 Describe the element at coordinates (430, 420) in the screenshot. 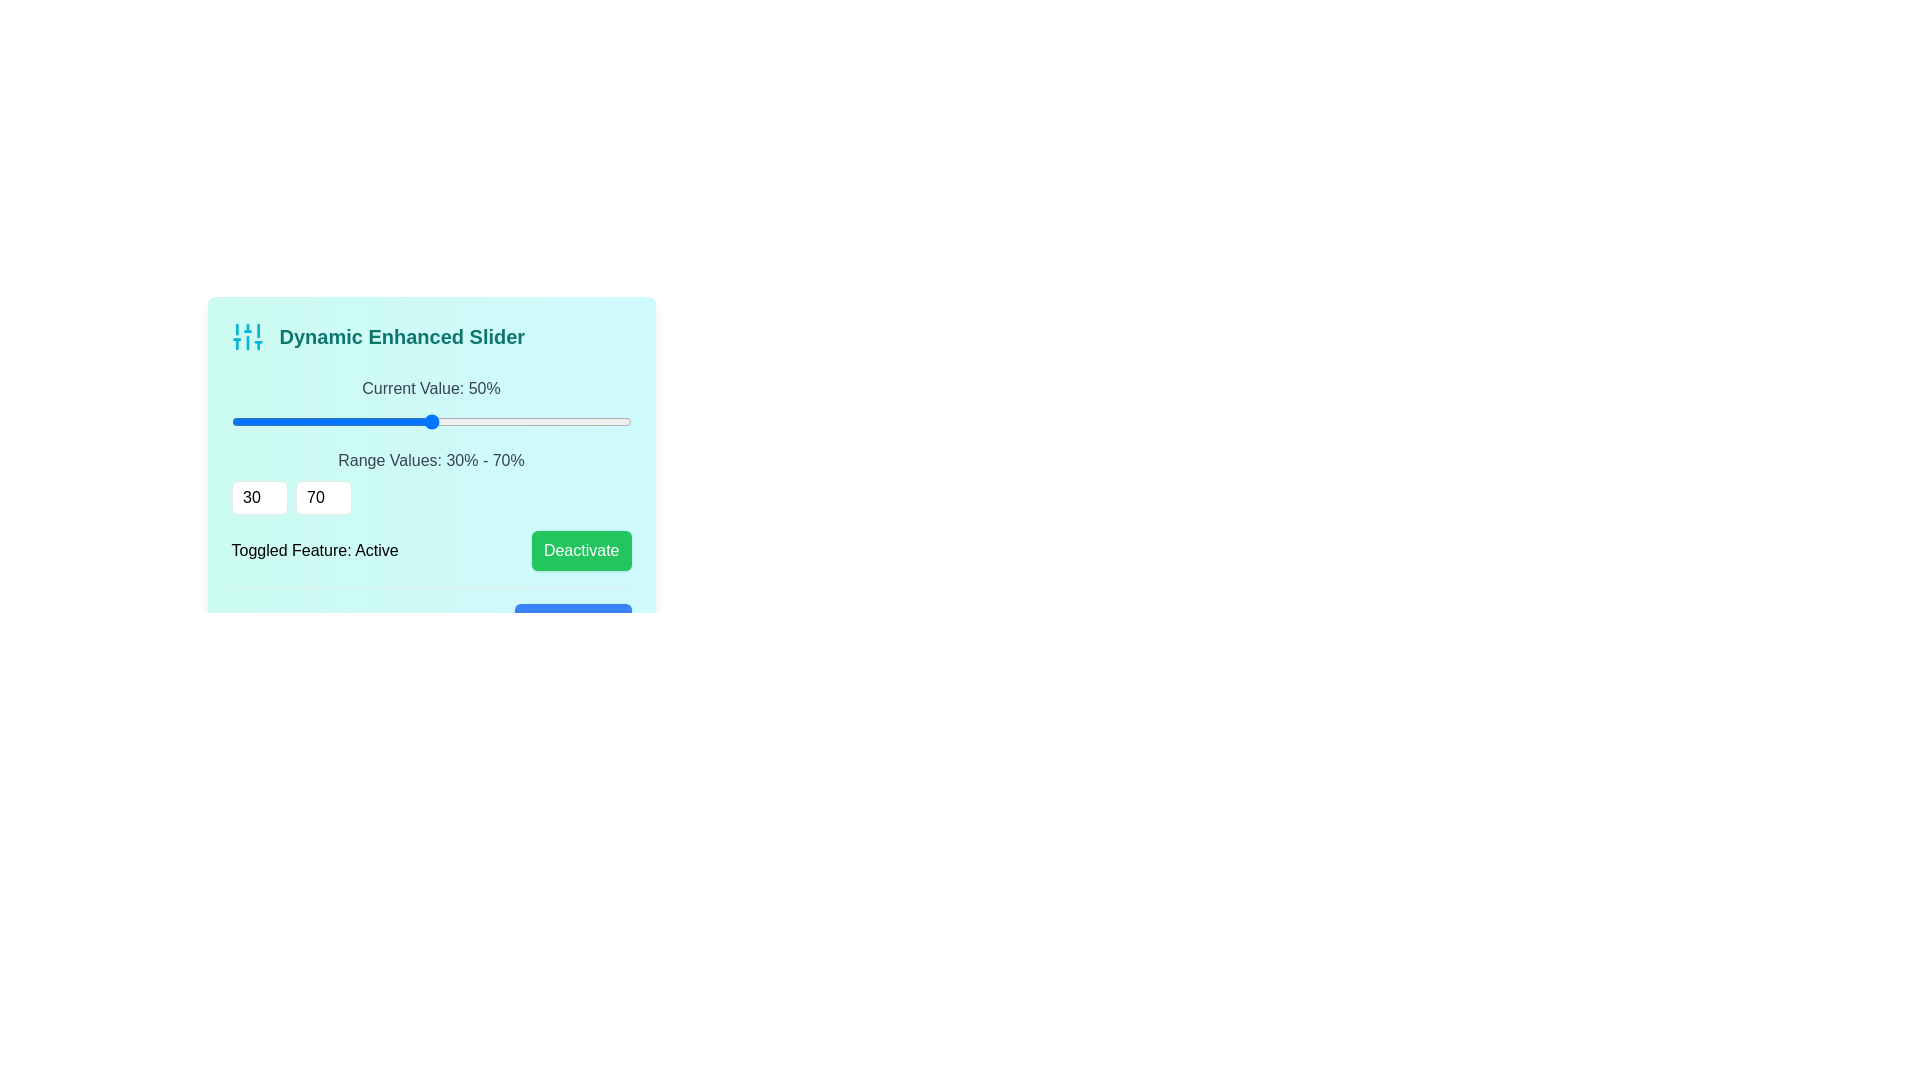

I see `the thumb of the slider located under the text 'Current Value: 50%'` at that location.